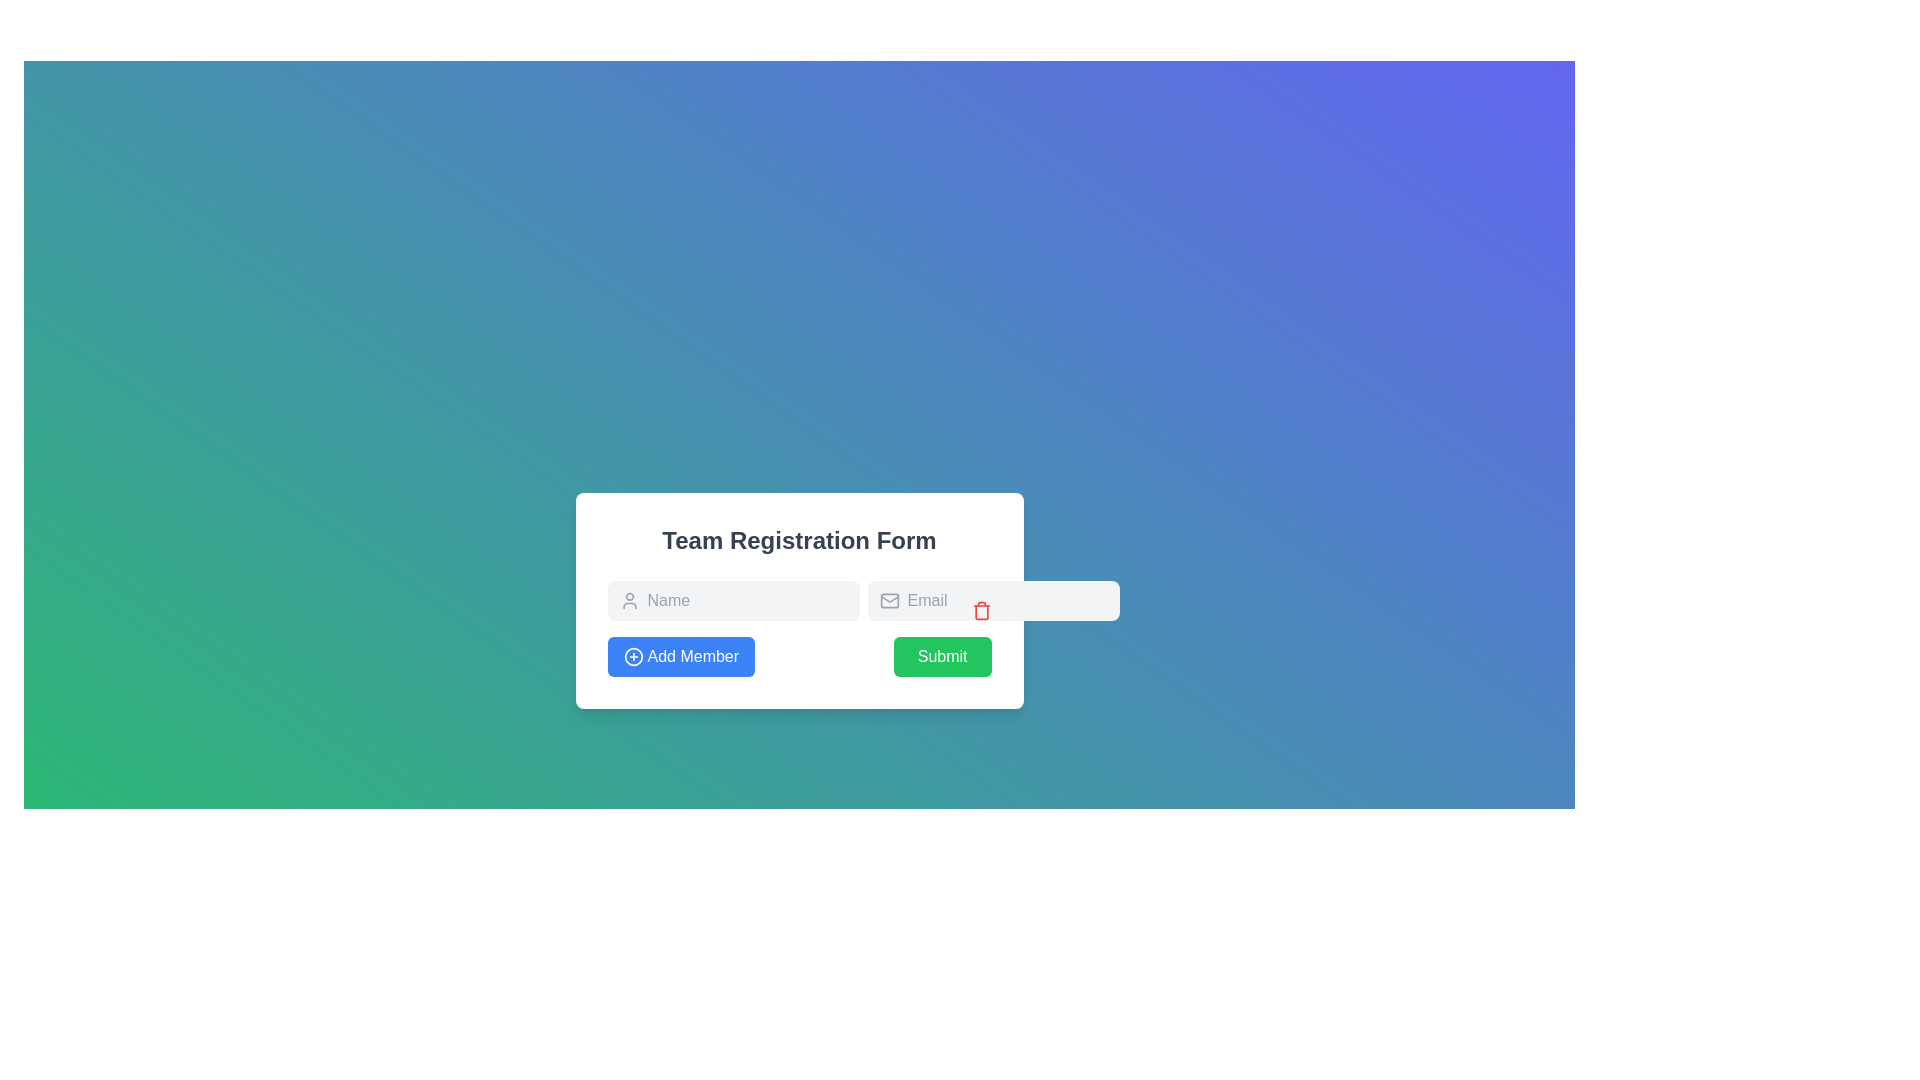  What do you see at coordinates (681, 656) in the screenshot?
I see `the button to add a new member to the team, located below the input fields of the 'Team Registration Form' and to the left of the green 'Submit' button` at bounding box center [681, 656].